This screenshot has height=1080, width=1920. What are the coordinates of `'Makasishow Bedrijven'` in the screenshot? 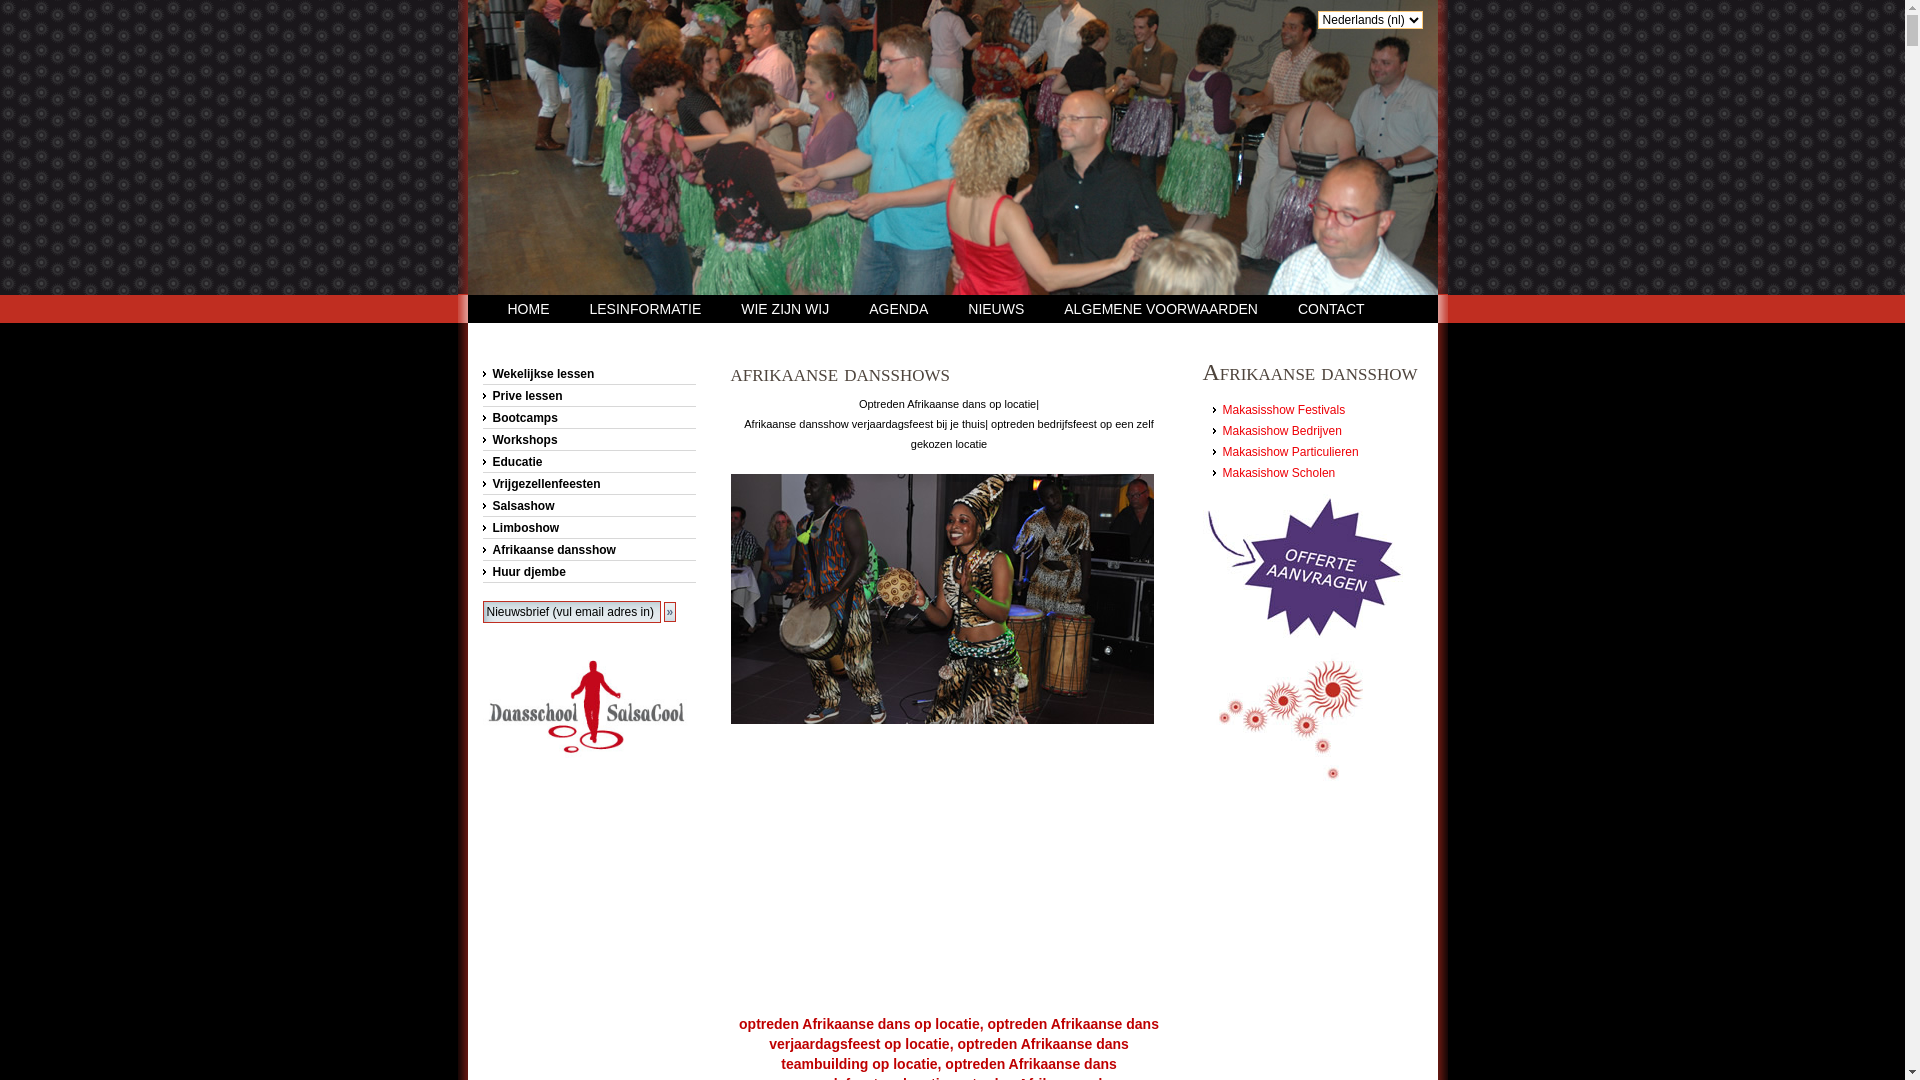 It's located at (1281, 430).